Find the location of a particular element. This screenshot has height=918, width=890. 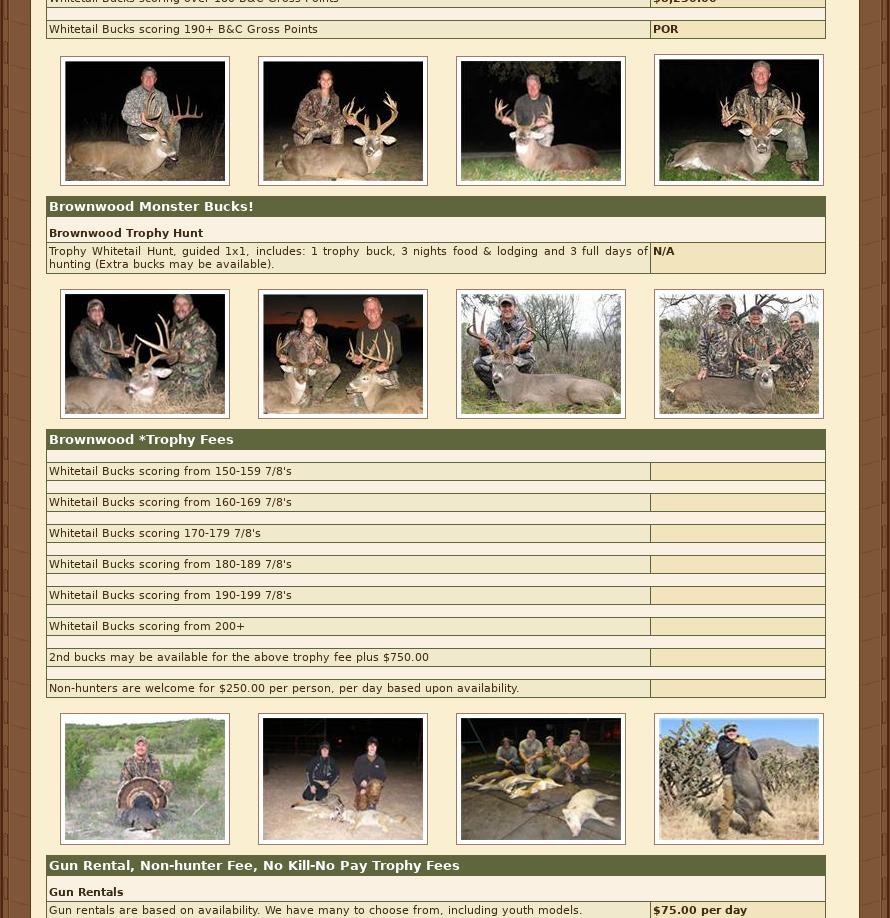

'Whitetail Bucks scoring from 180-189 7/8's' is located at coordinates (170, 563).